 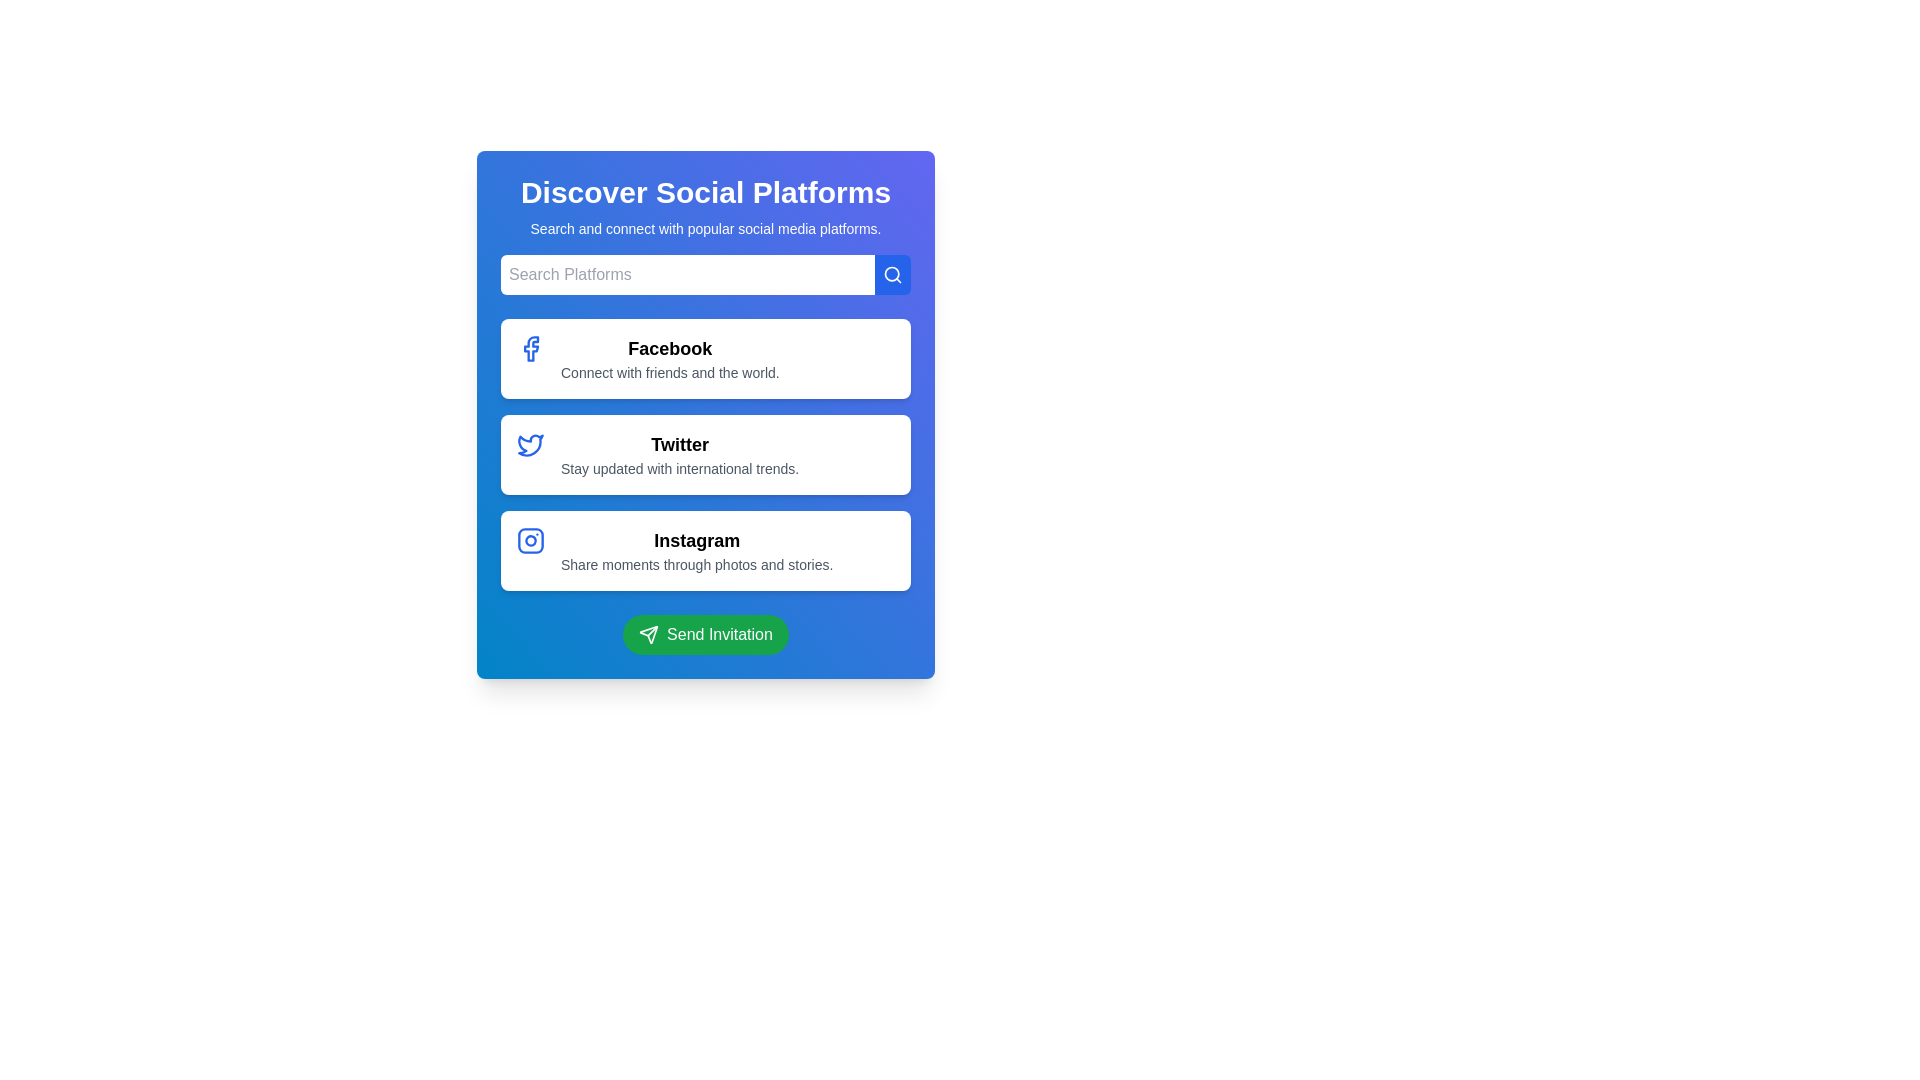 I want to click on the text block with the bold title 'Discover Social Platforms' and subtitle 'Search and connect with popular social media platforms', so click(x=705, y=207).